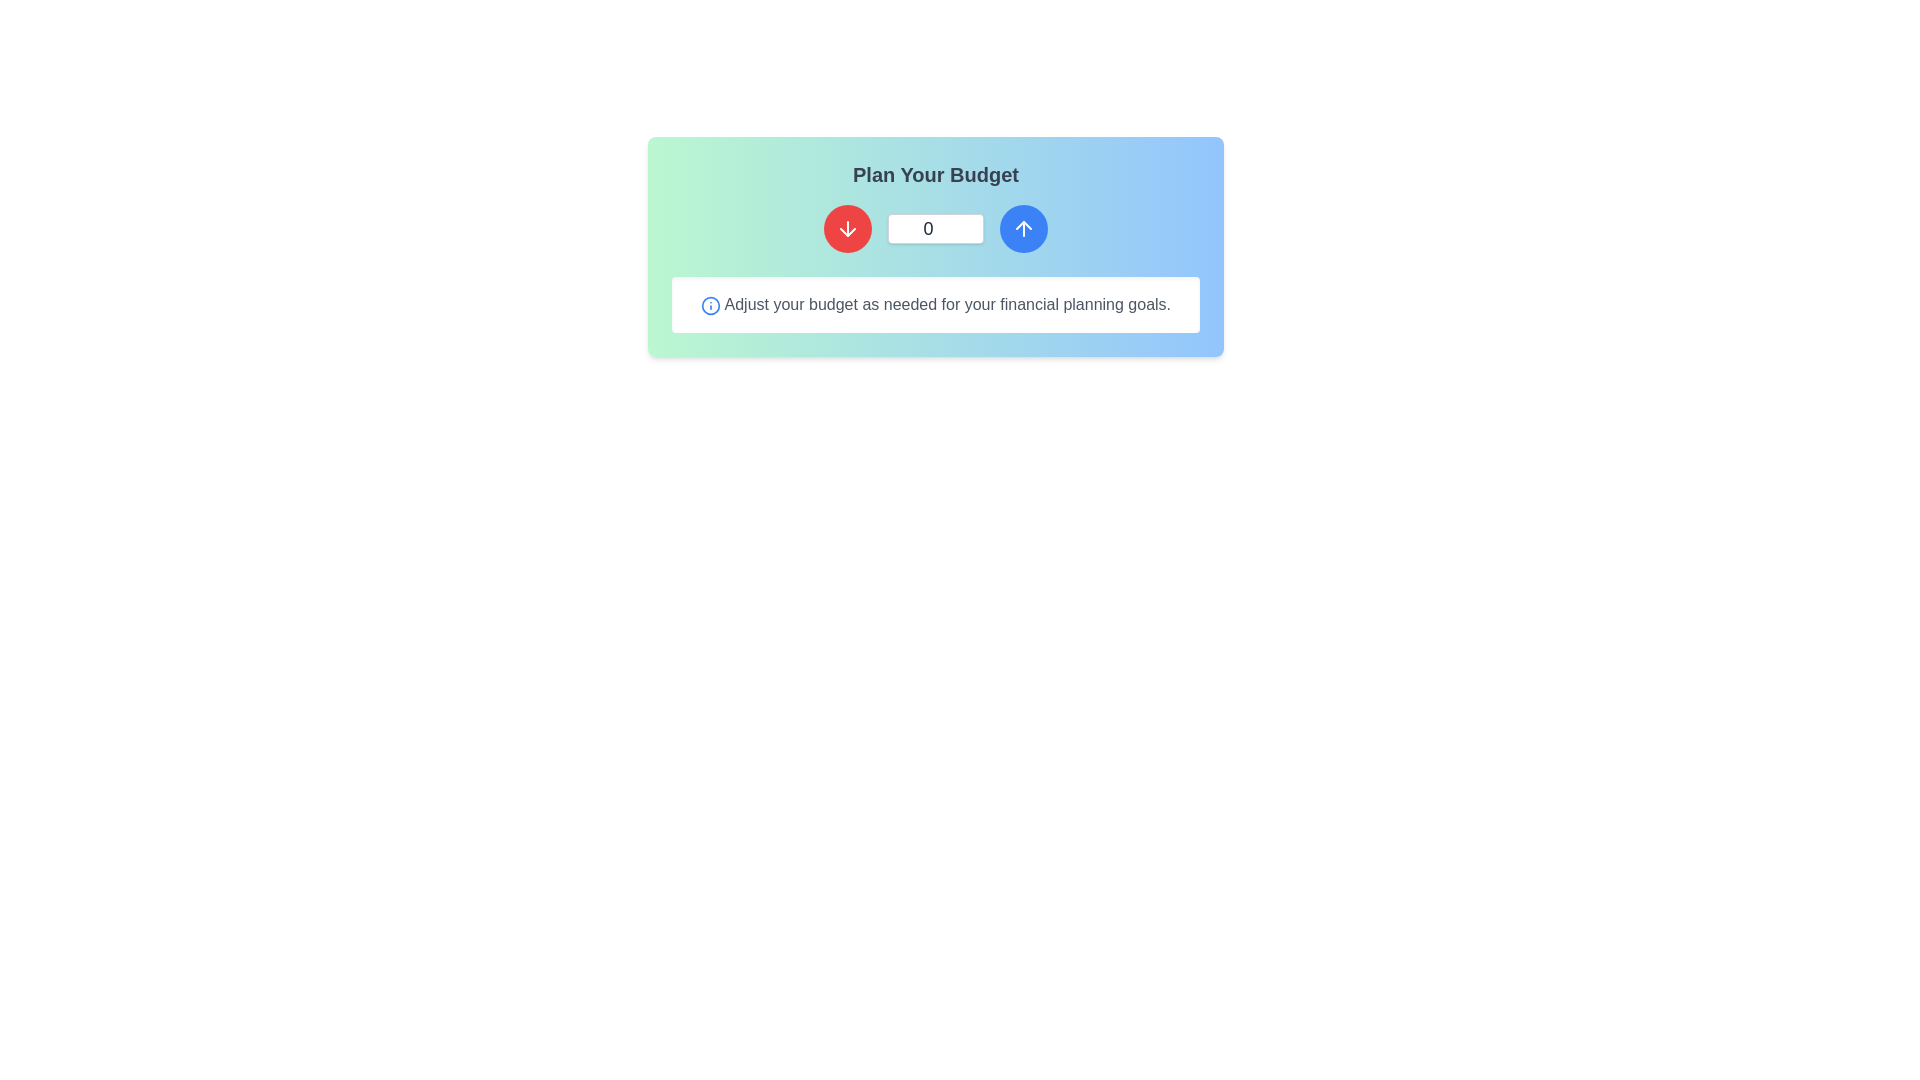 The height and width of the screenshot is (1080, 1920). Describe the element at coordinates (935, 173) in the screenshot. I see `the text header reading 'Plan Your Budget', which is bold and large-sized, centered horizontally with a gray color on a gradient background from green to blue` at that location.